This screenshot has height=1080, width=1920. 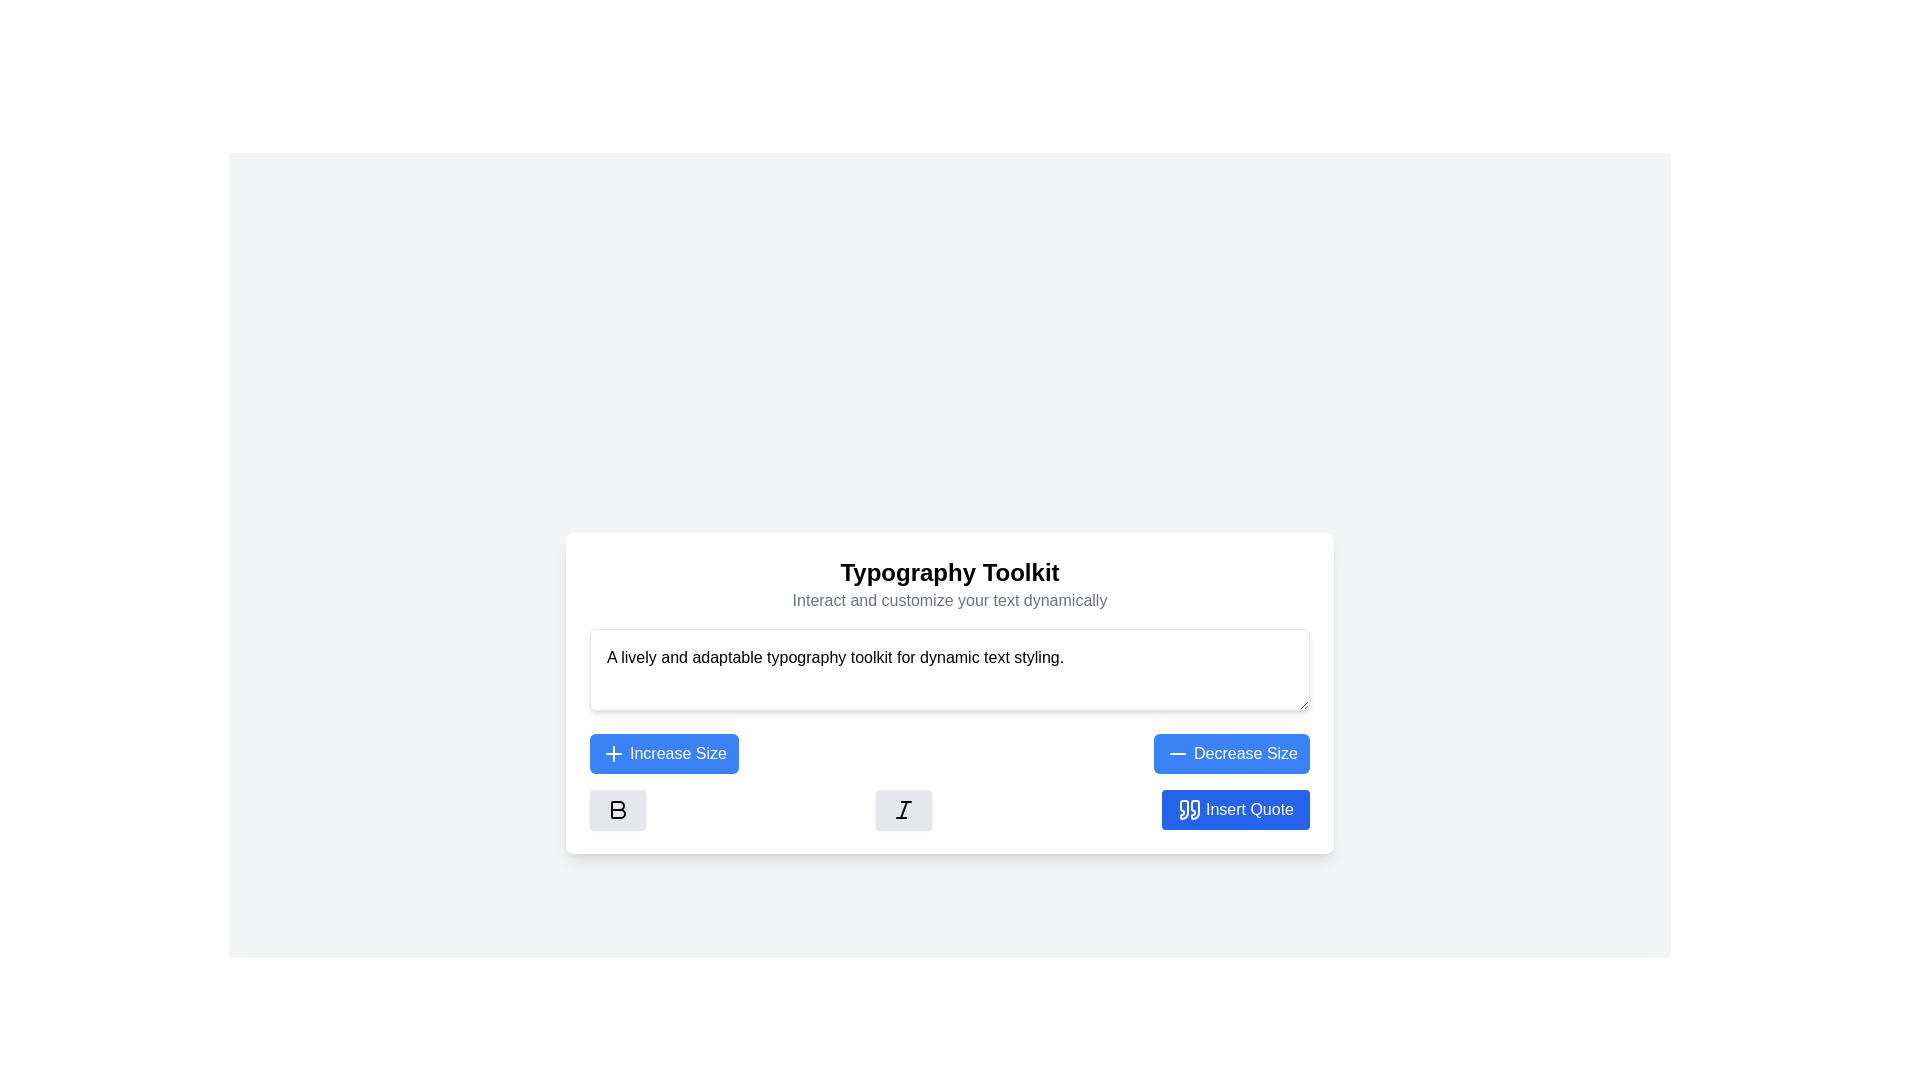 What do you see at coordinates (1190, 808) in the screenshot?
I see `the stylized quotation marks icon with a blue circular background located within the 'Insert Quote' button at the bottom-right corner of the main interface` at bounding box center [1190, 808].